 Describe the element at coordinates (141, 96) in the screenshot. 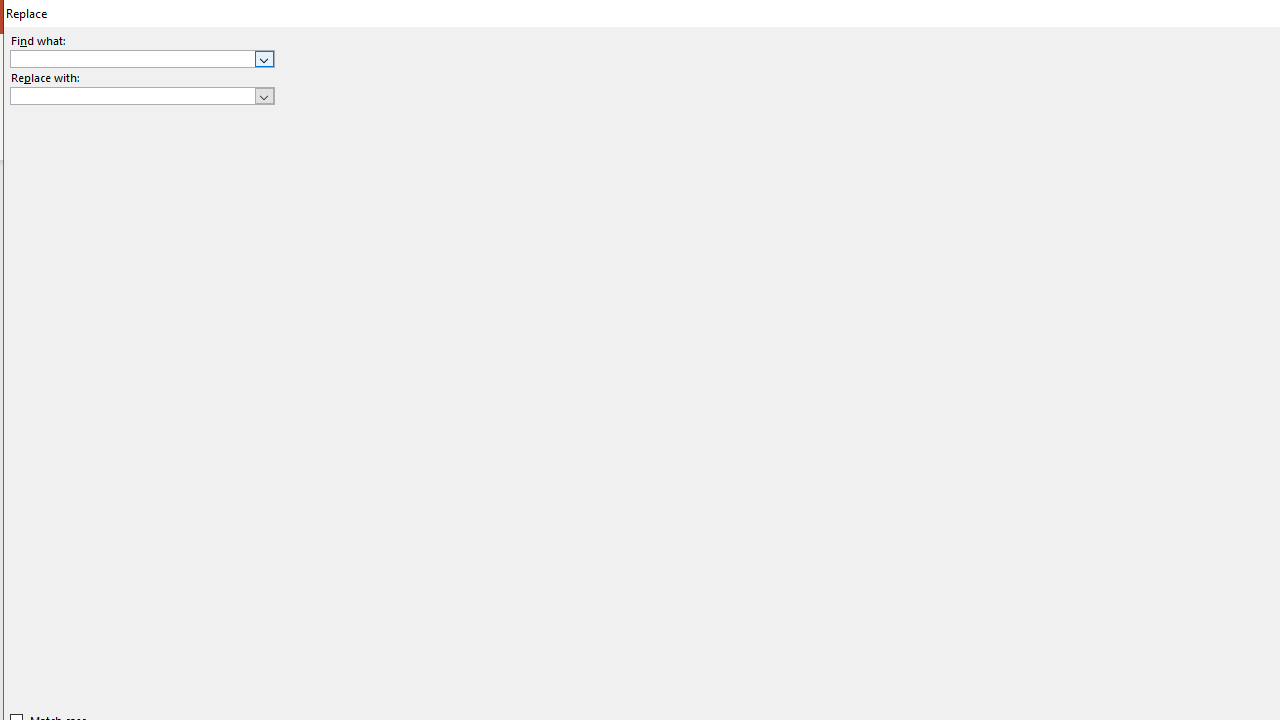

I see `'Replace with'` at that location.